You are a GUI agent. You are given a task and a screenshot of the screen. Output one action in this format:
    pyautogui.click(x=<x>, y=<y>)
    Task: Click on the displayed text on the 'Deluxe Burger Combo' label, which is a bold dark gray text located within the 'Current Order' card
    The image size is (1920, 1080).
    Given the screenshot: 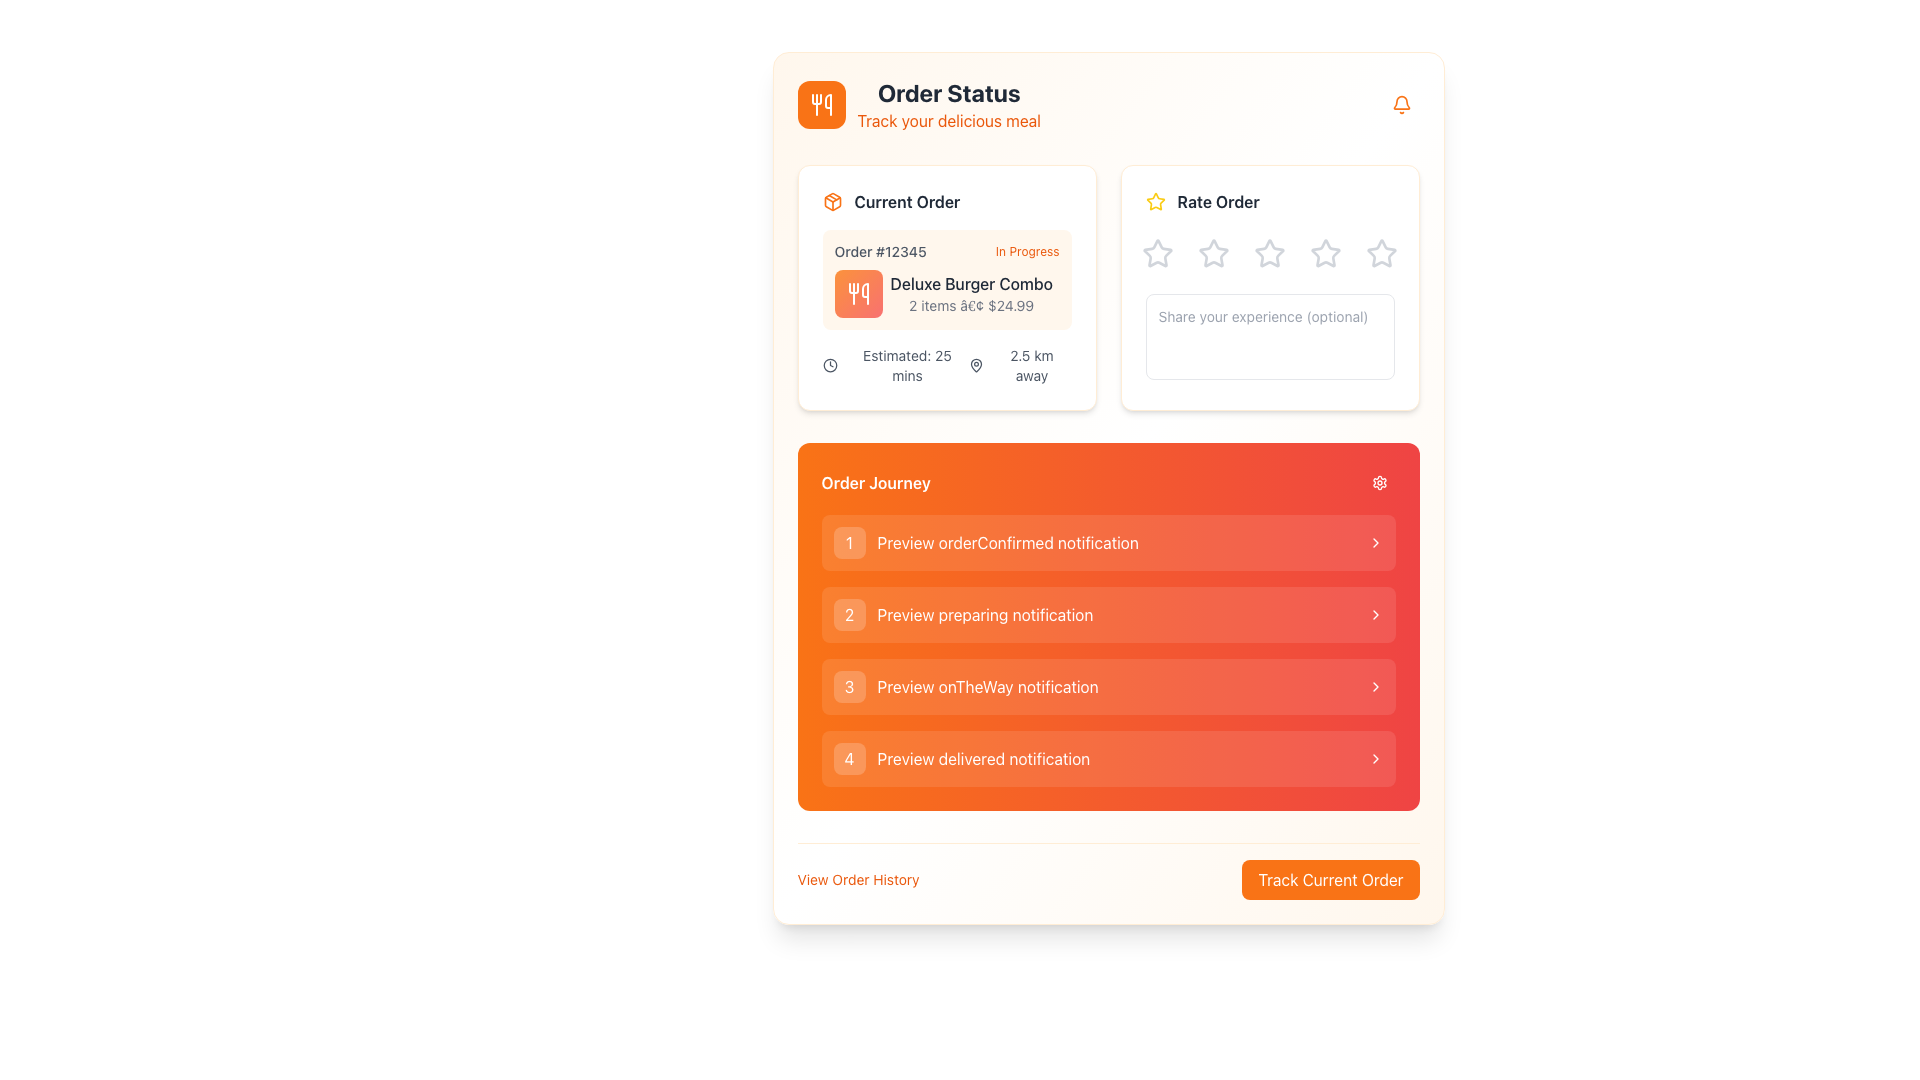 What is the action you would take?
    pyautogui.click(x=971, y=284)
    